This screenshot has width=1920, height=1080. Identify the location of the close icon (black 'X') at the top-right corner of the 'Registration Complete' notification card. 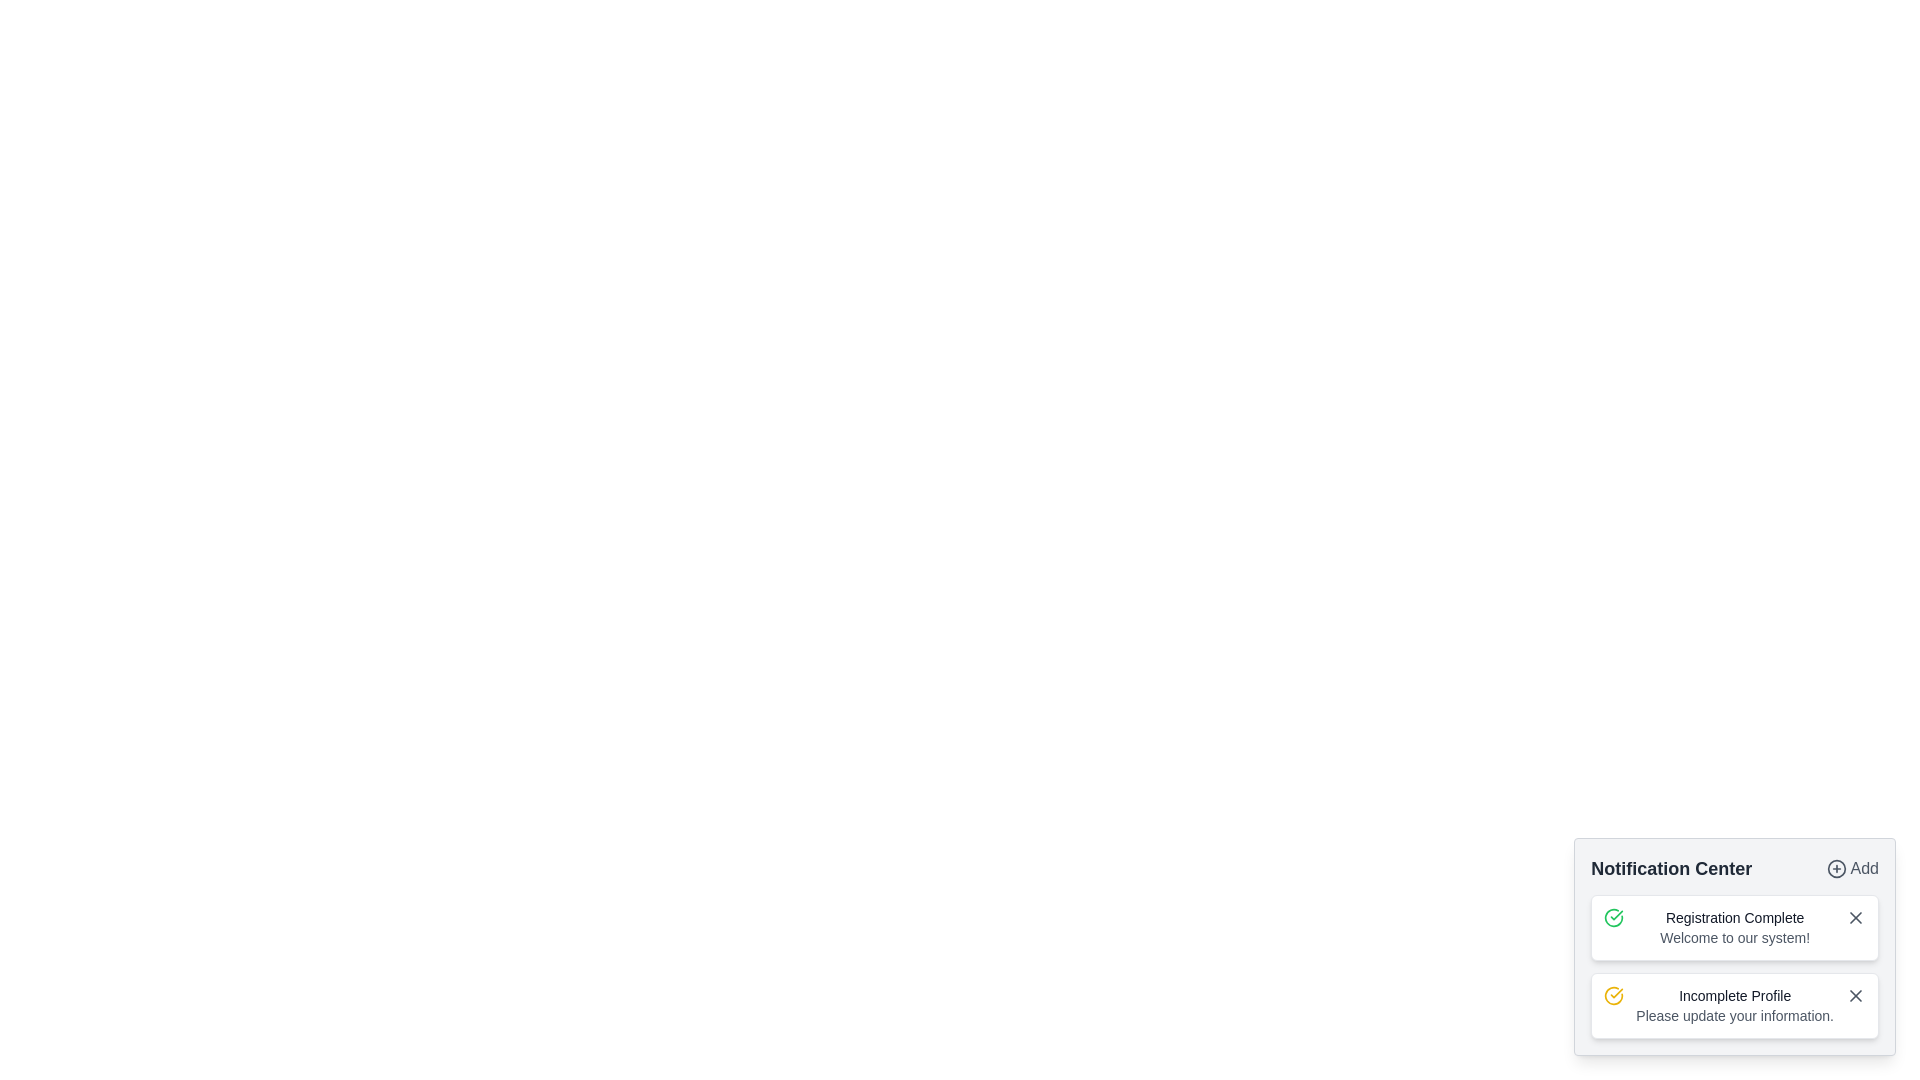
(1855, 918).